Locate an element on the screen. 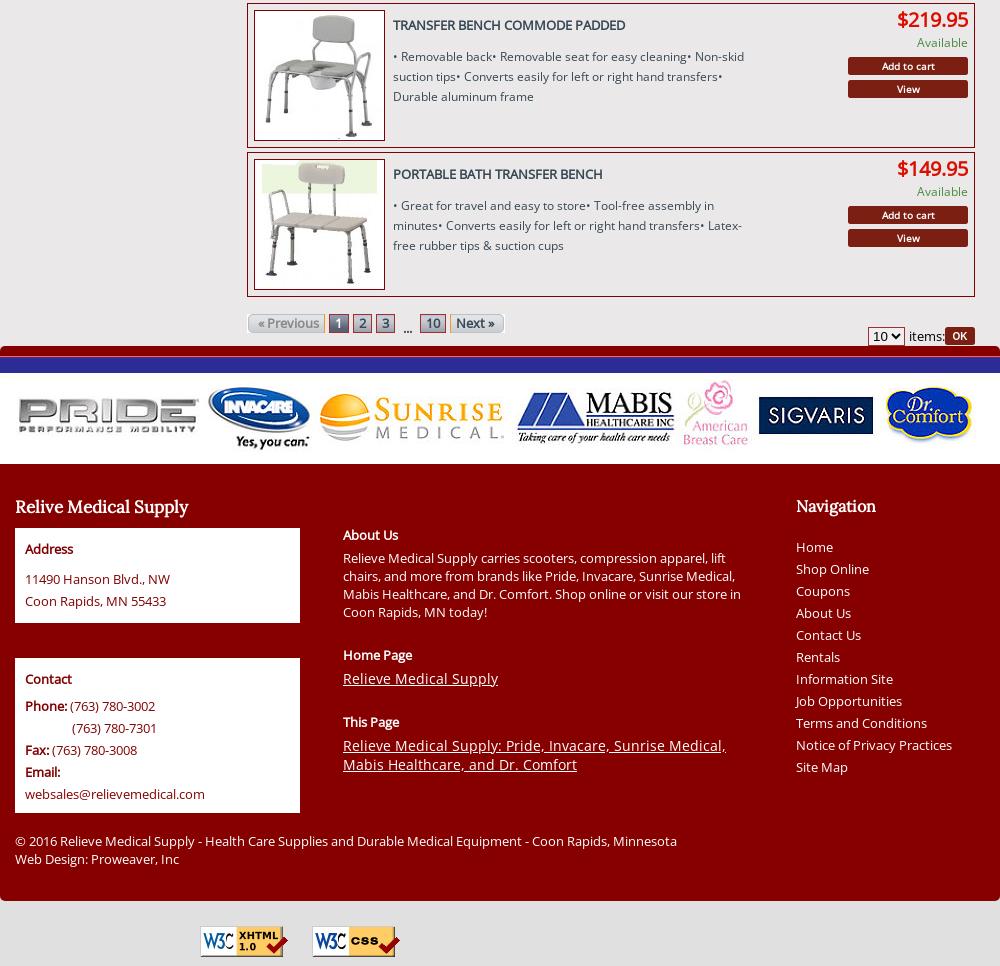  'Email:' is located at coordinates (42, 769).